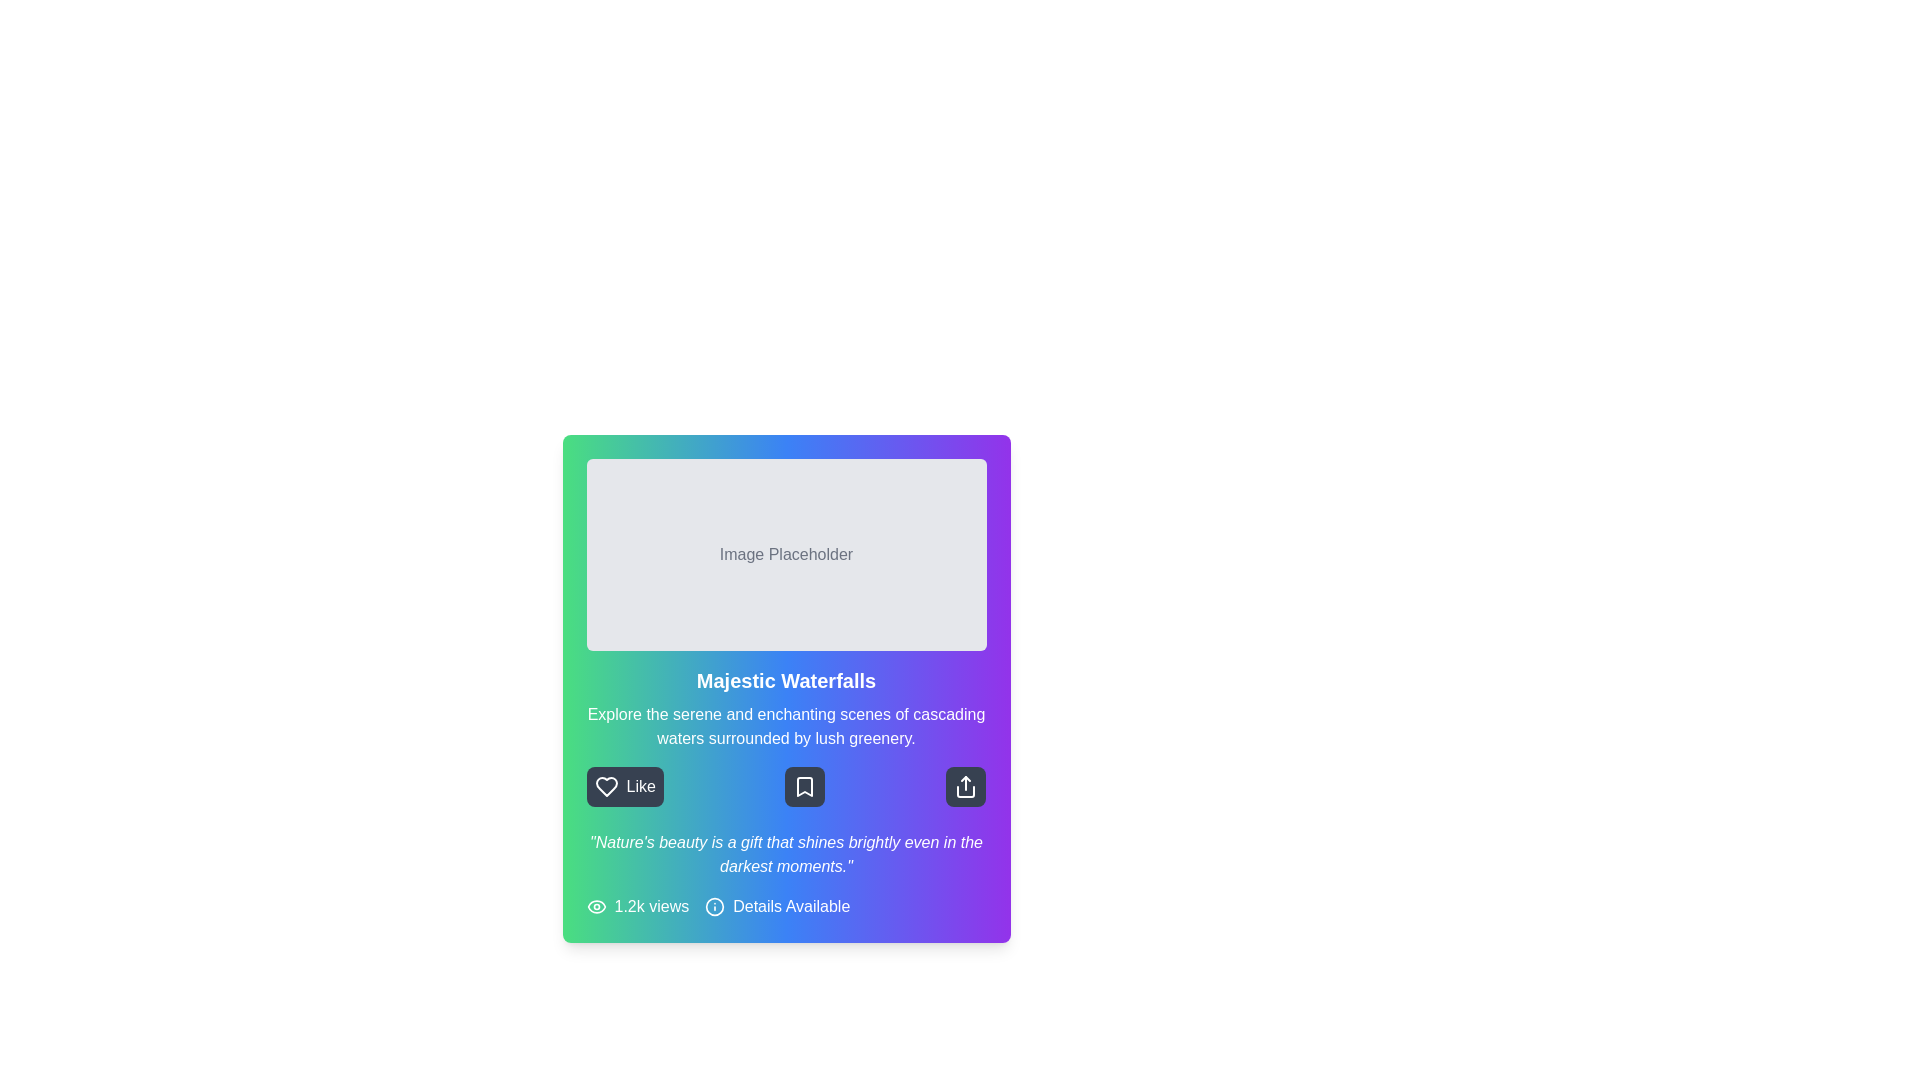 Image resolution: width=1920 pixels, height=1080 pixels. I want to click on the bookmarking button located, so click(785, 785).